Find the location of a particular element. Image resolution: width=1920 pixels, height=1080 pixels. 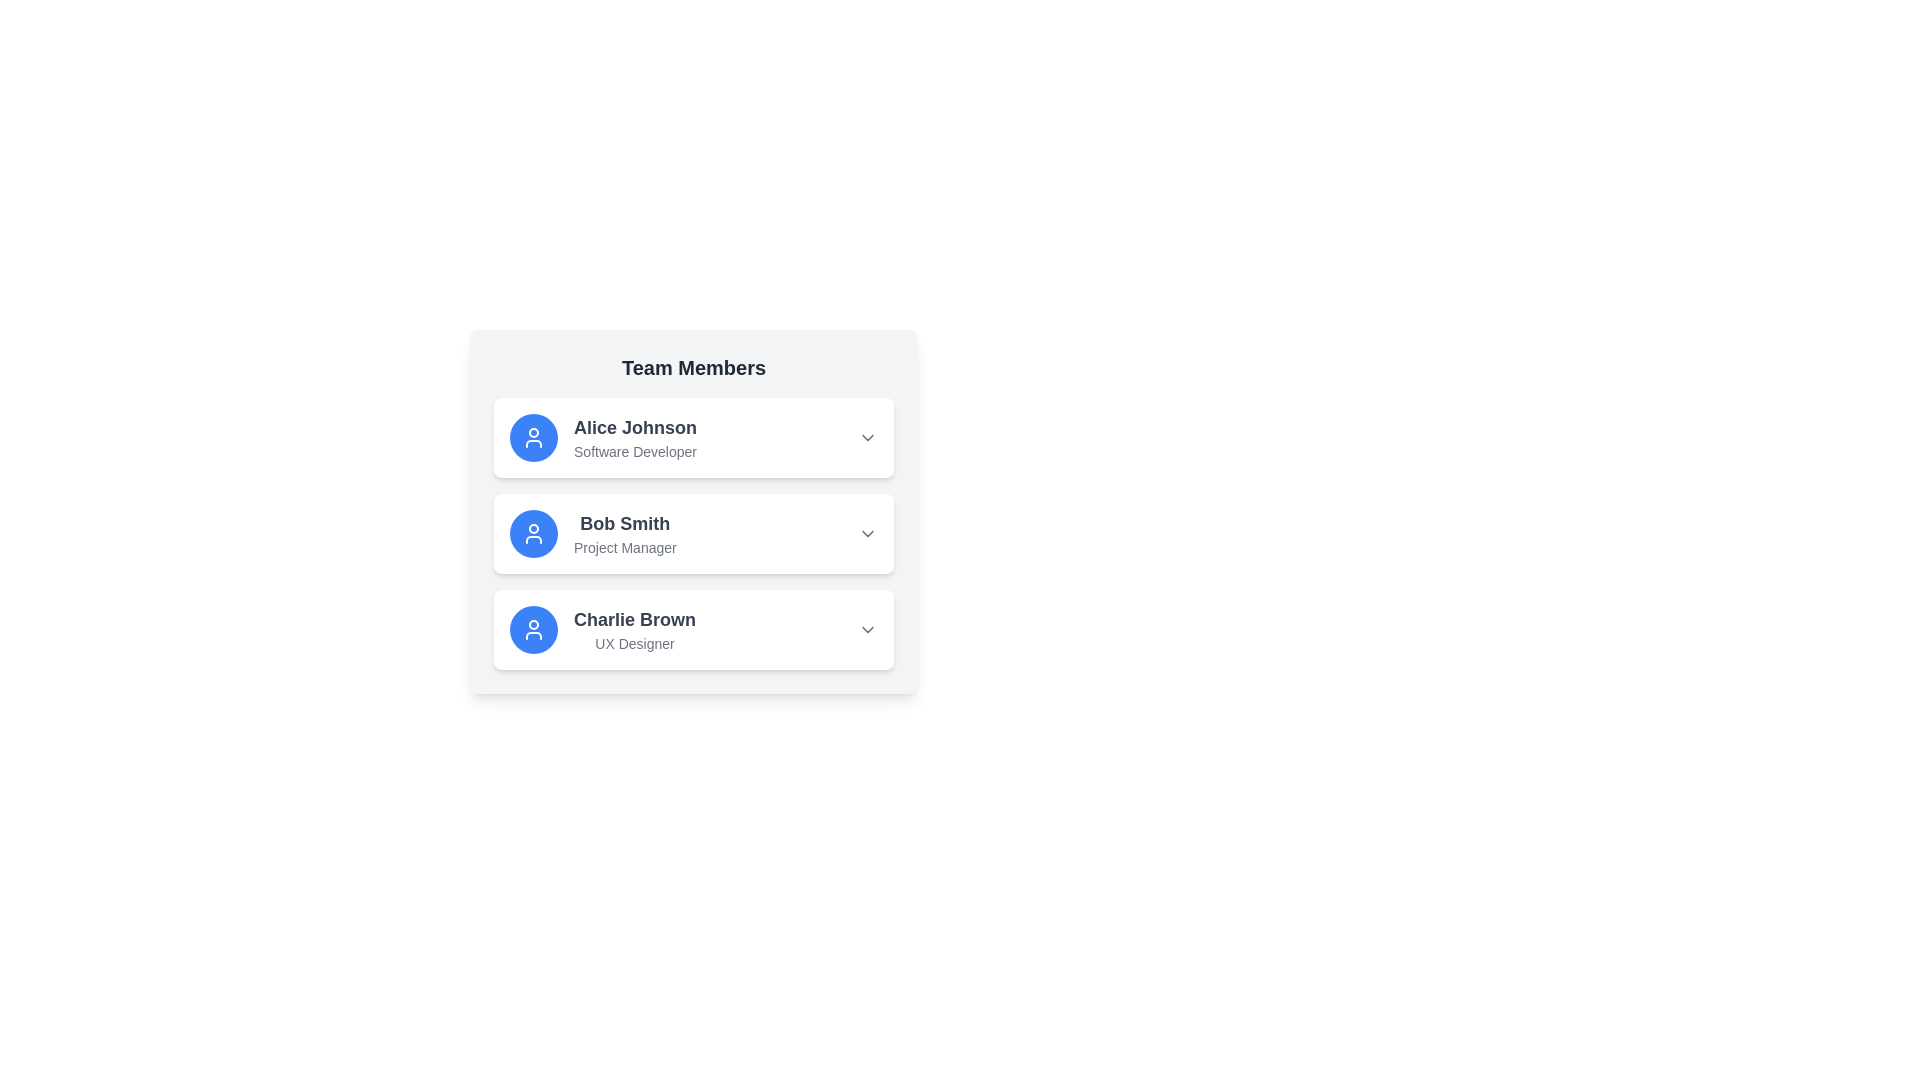

the Text element providing information about a team member, located in the first row of the 'Team Members' list, between the blue circle avatar and the dropdown arrow is located at coordinates (634, 437).